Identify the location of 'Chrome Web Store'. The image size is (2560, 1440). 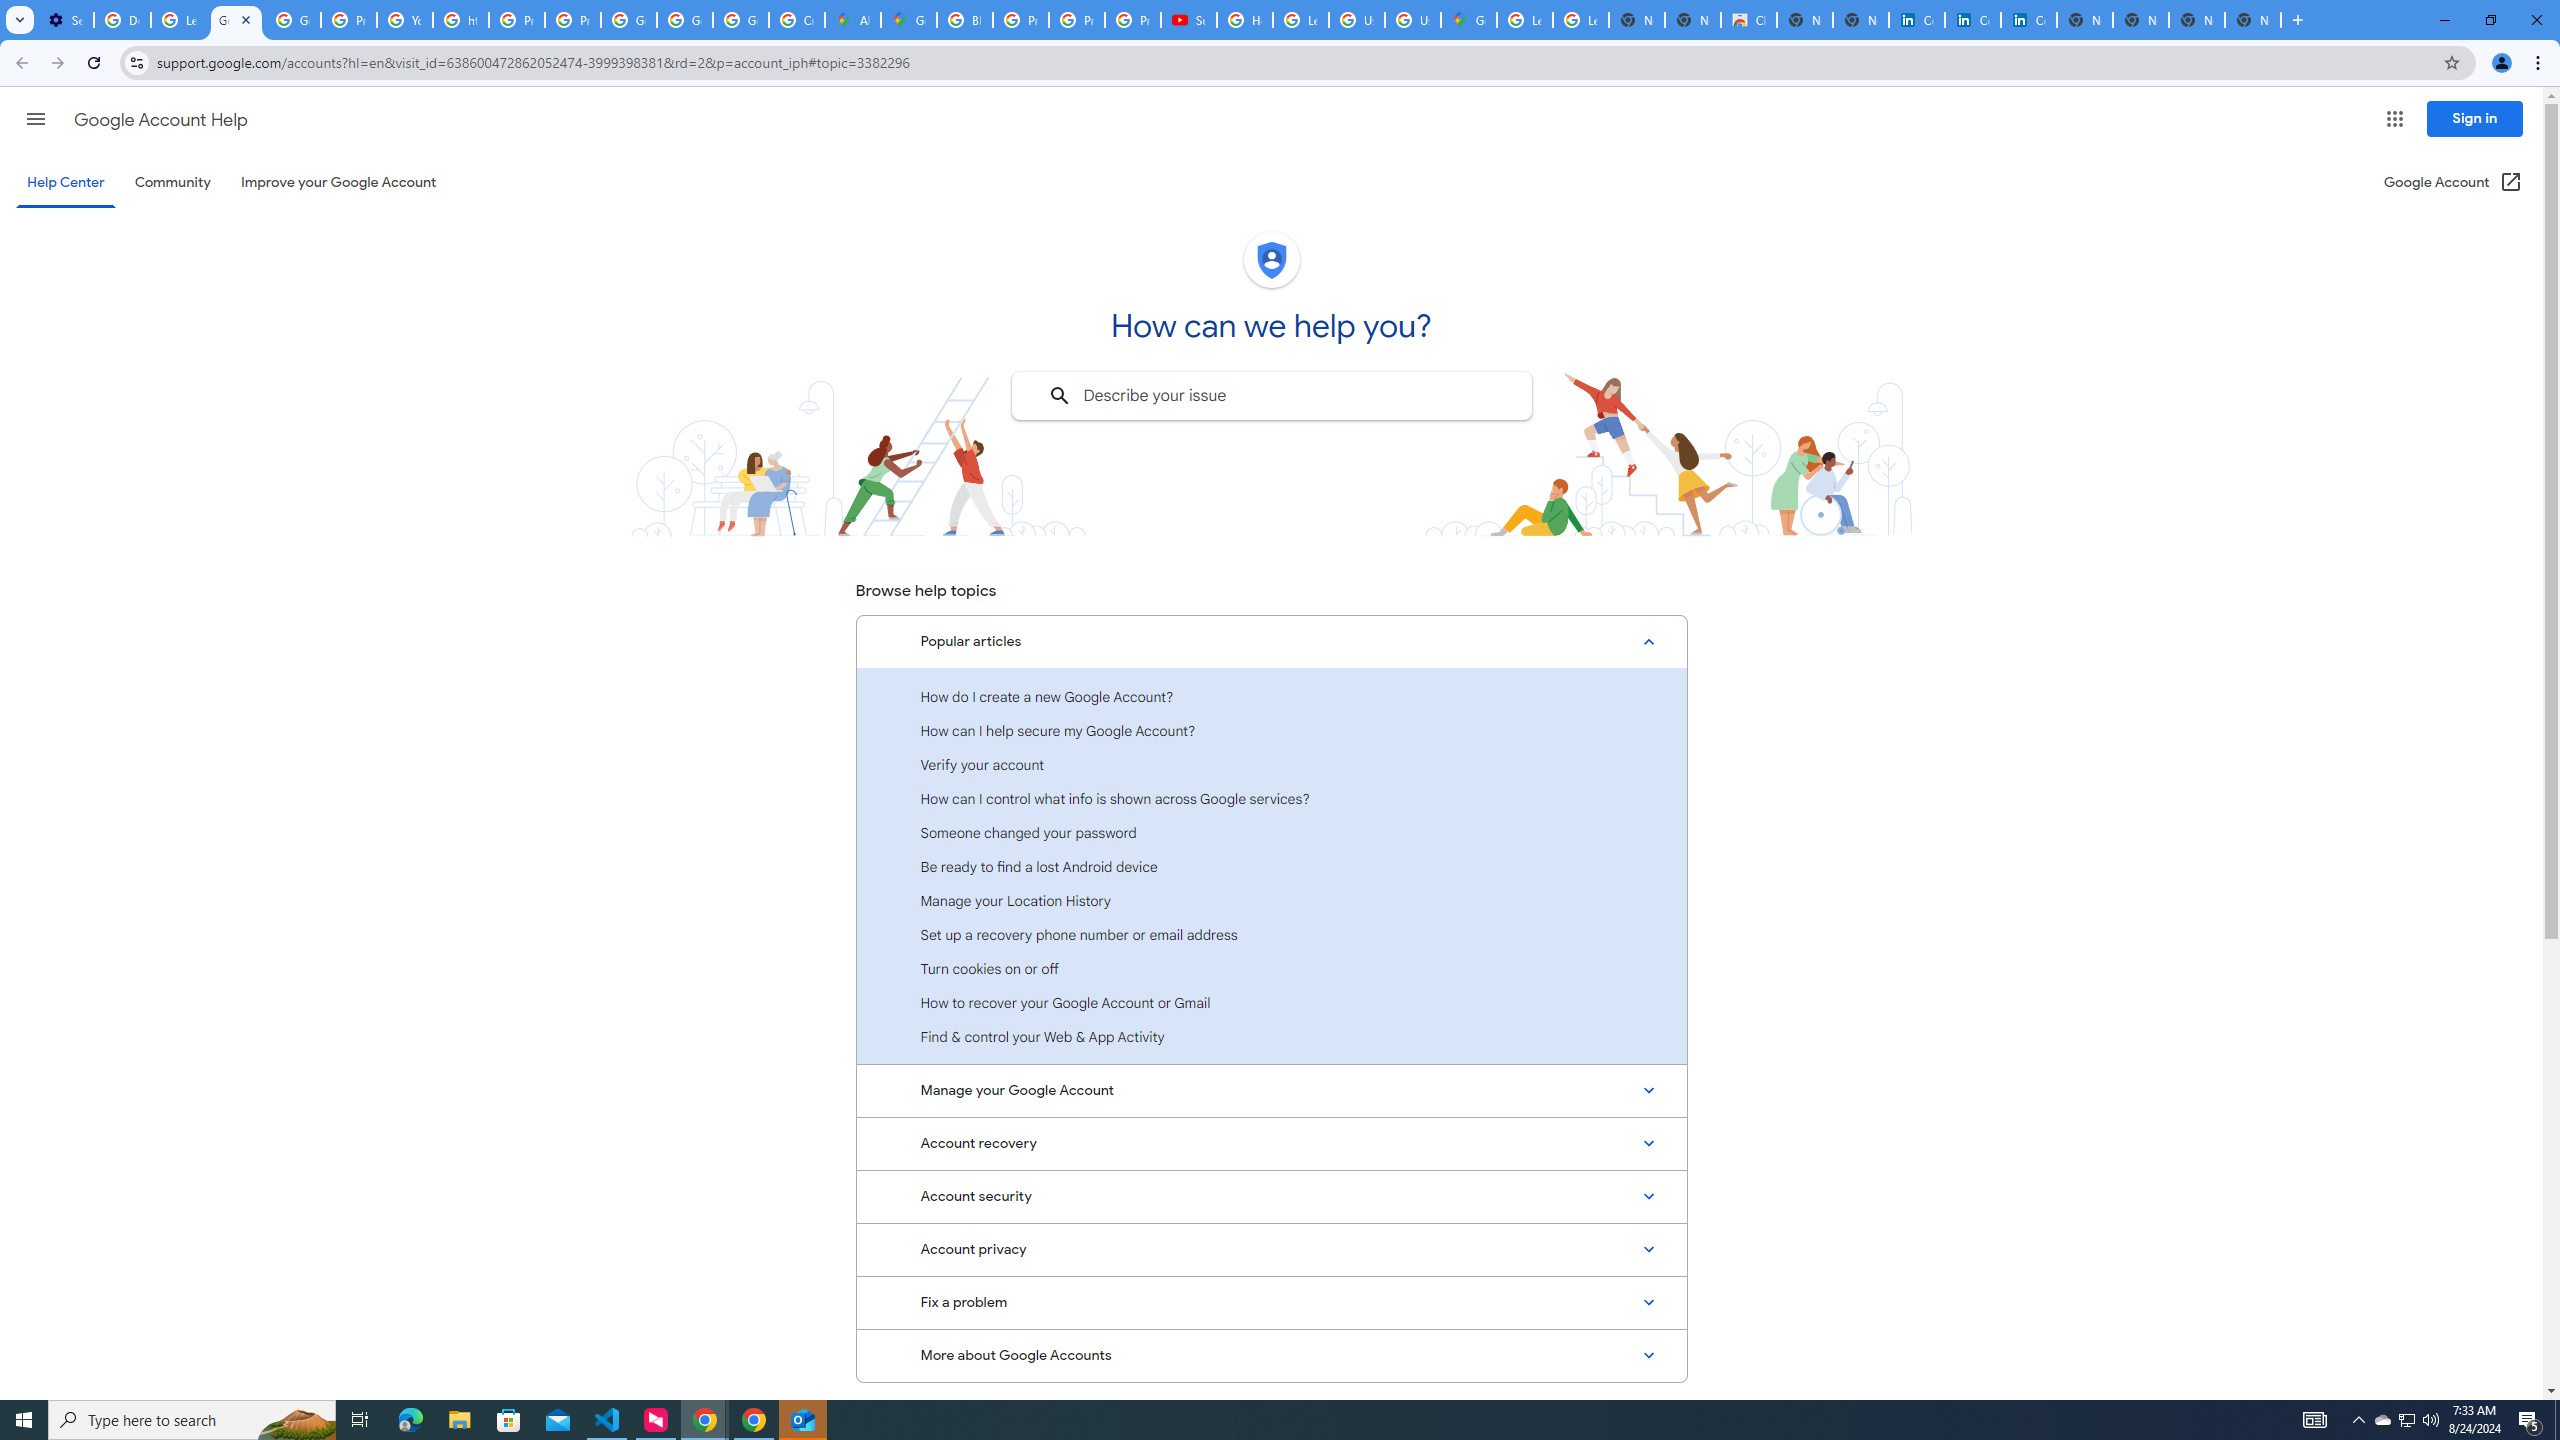
(1748, 19).